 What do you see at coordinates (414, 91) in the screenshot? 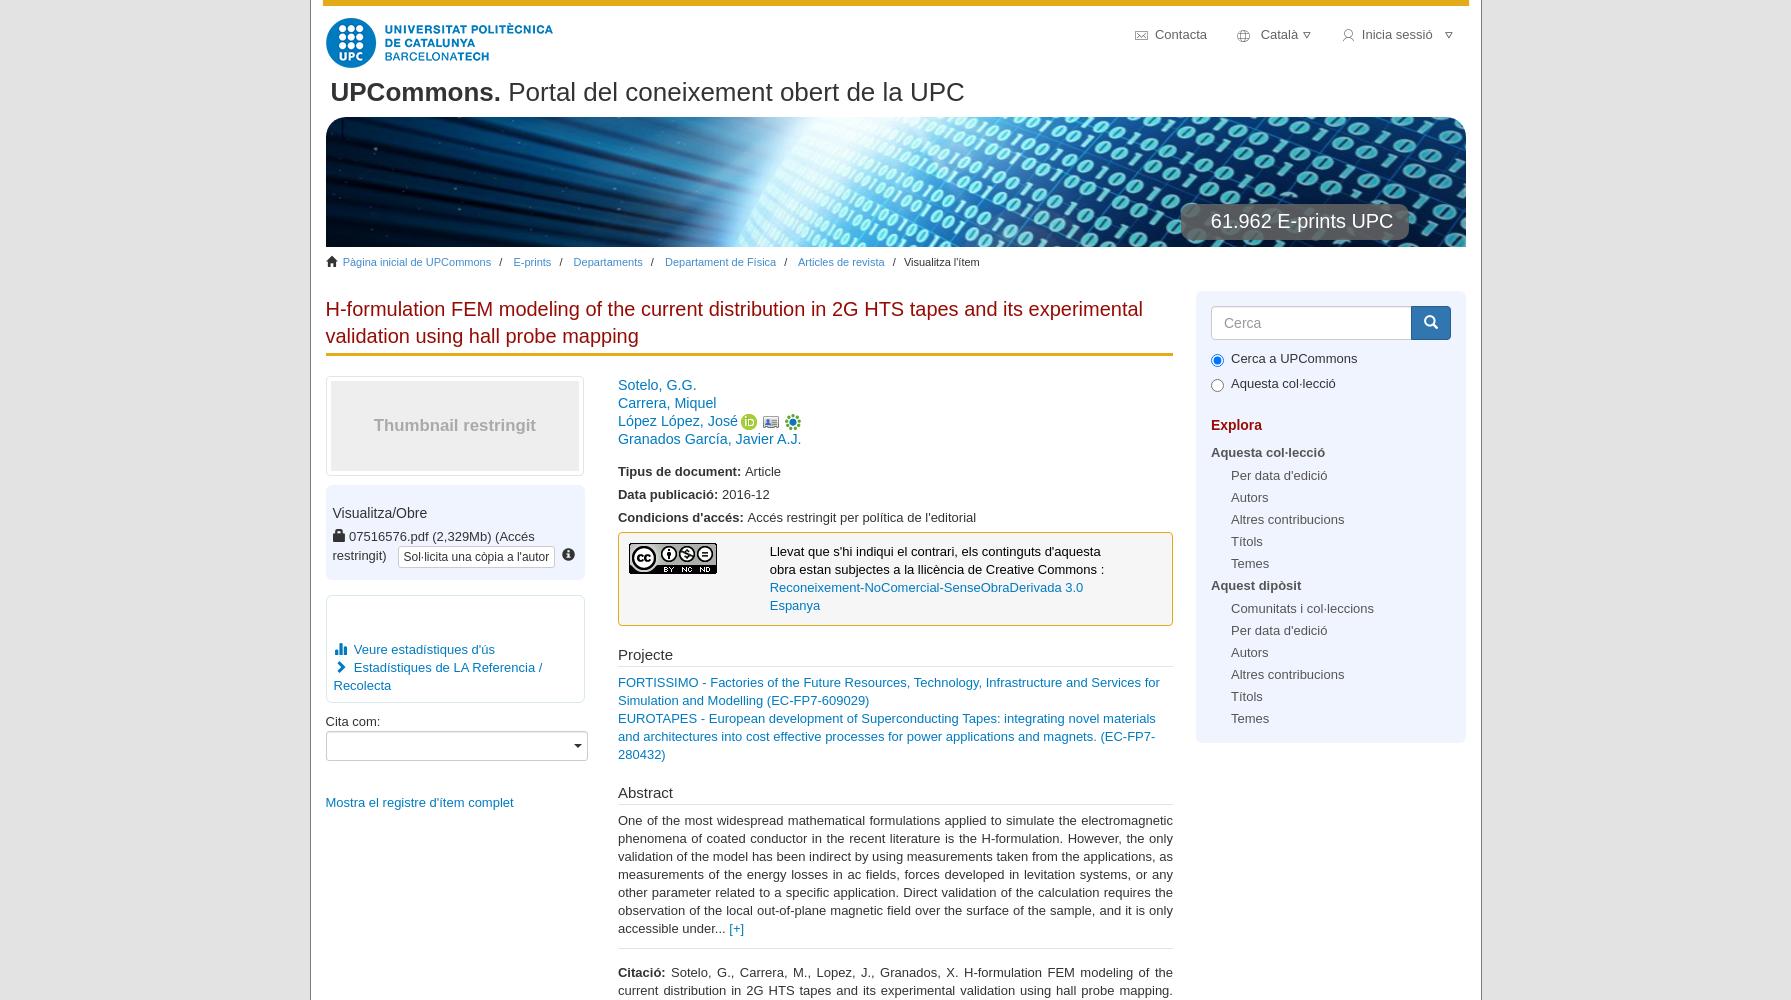
I see `'UPCommons.'` at bounding box center [414, 91].